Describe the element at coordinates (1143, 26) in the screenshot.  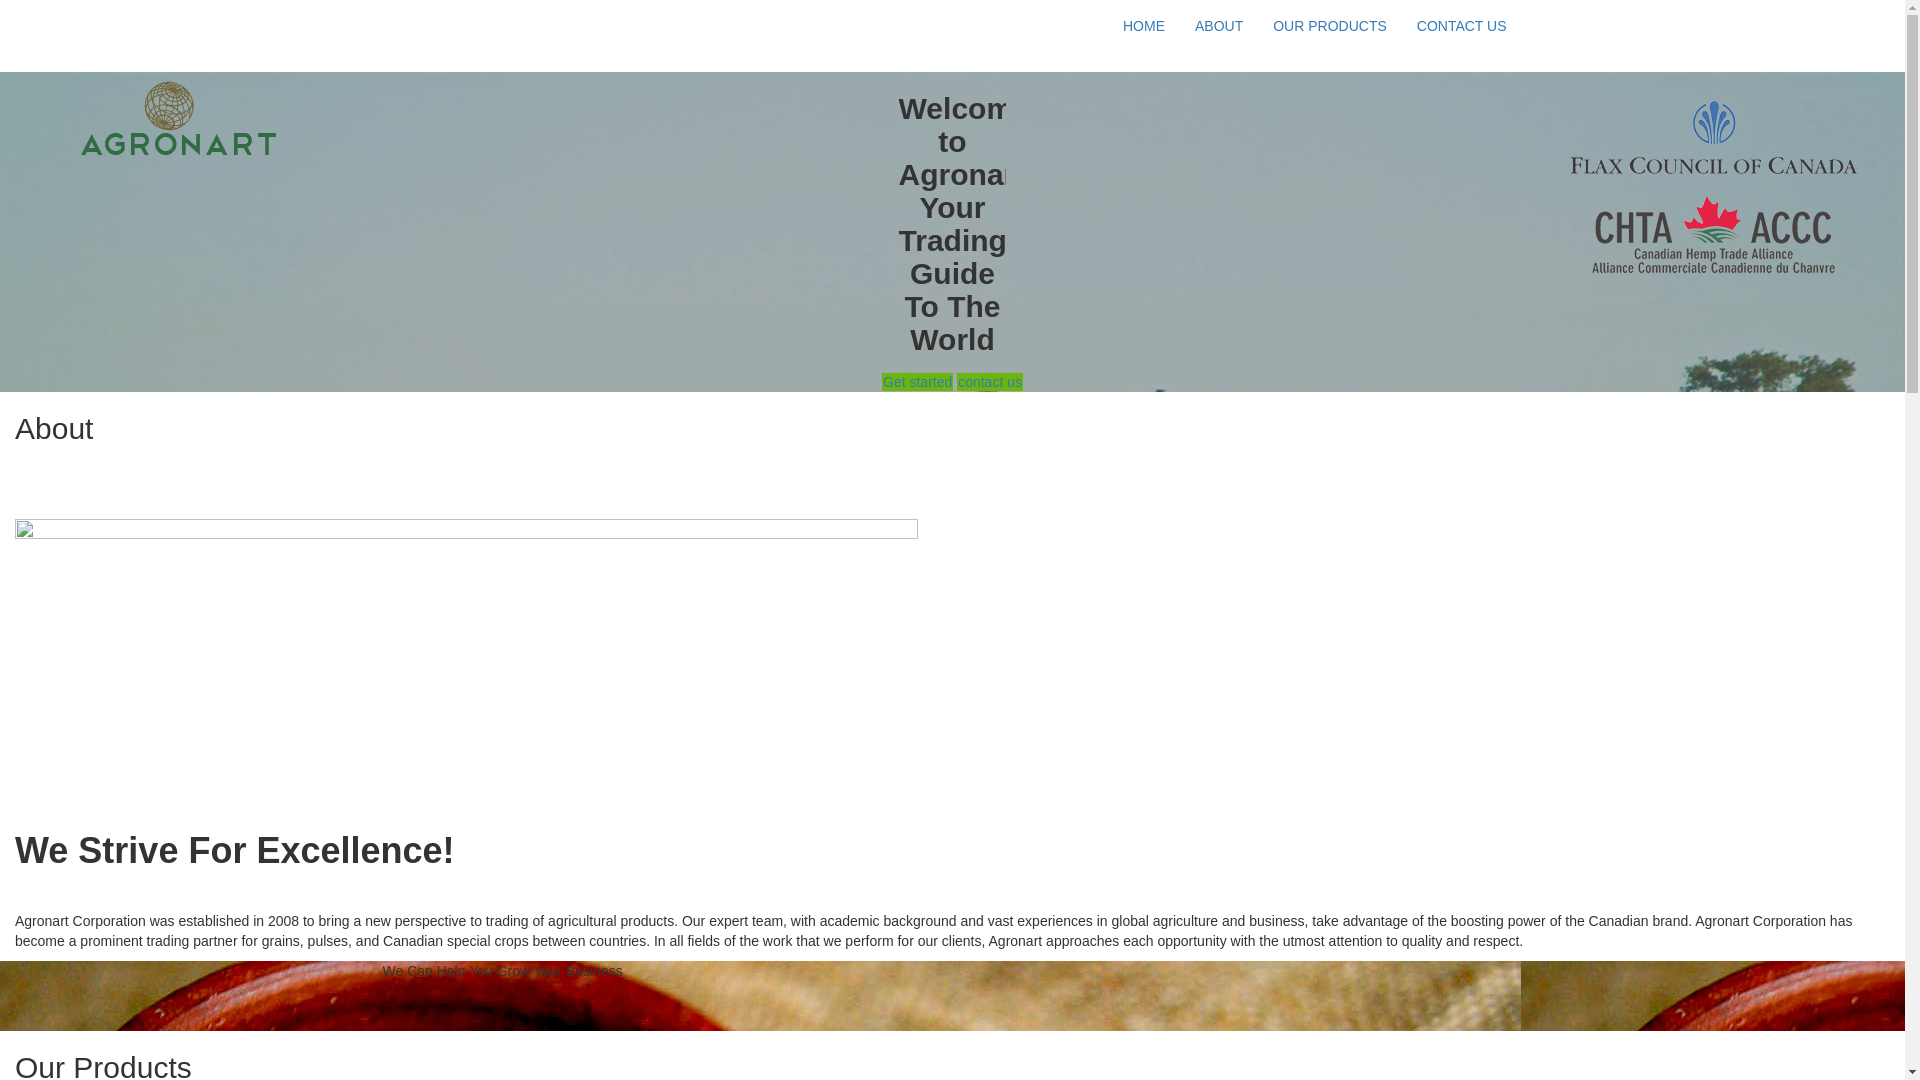
I see `'HOME'` at that location.